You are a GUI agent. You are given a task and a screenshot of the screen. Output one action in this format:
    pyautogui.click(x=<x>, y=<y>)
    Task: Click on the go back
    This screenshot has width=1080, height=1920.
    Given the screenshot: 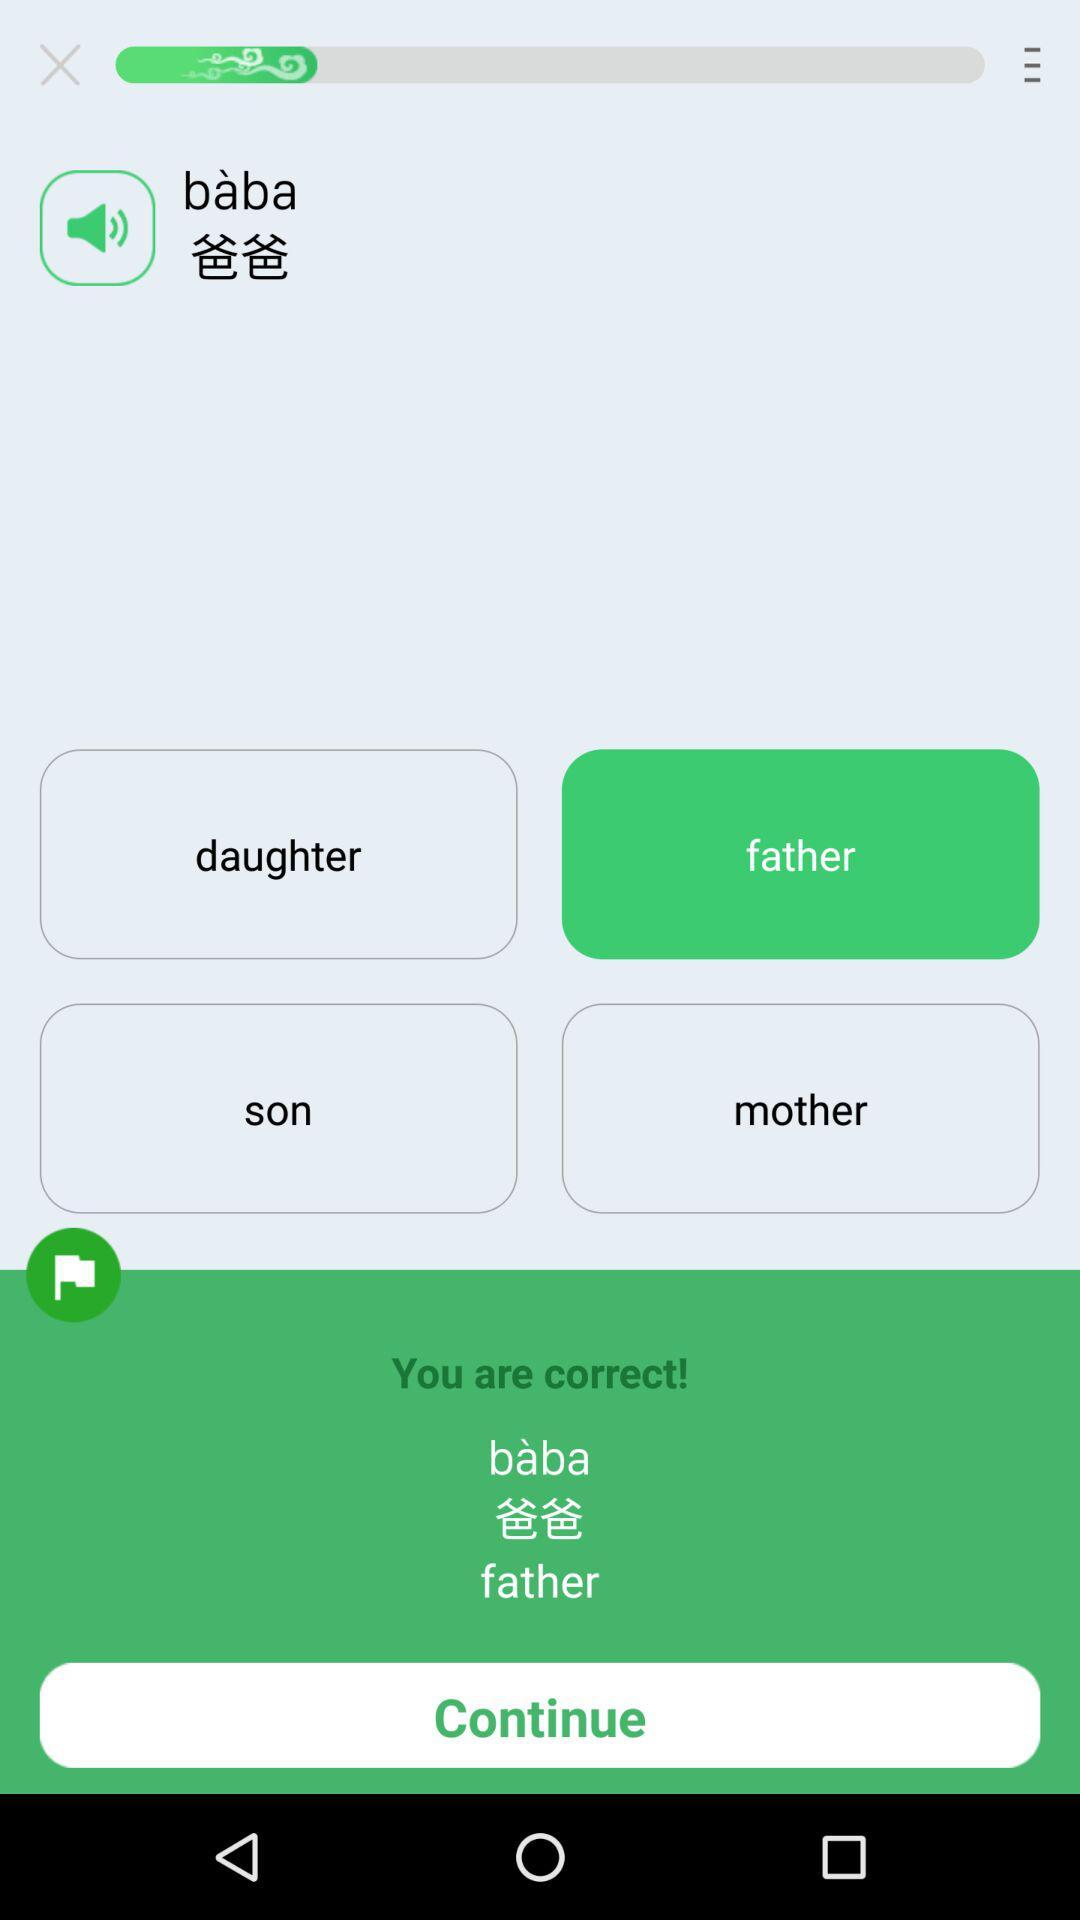 What is the action you would take?
    pyautogui.click(x=67, y=64)
    